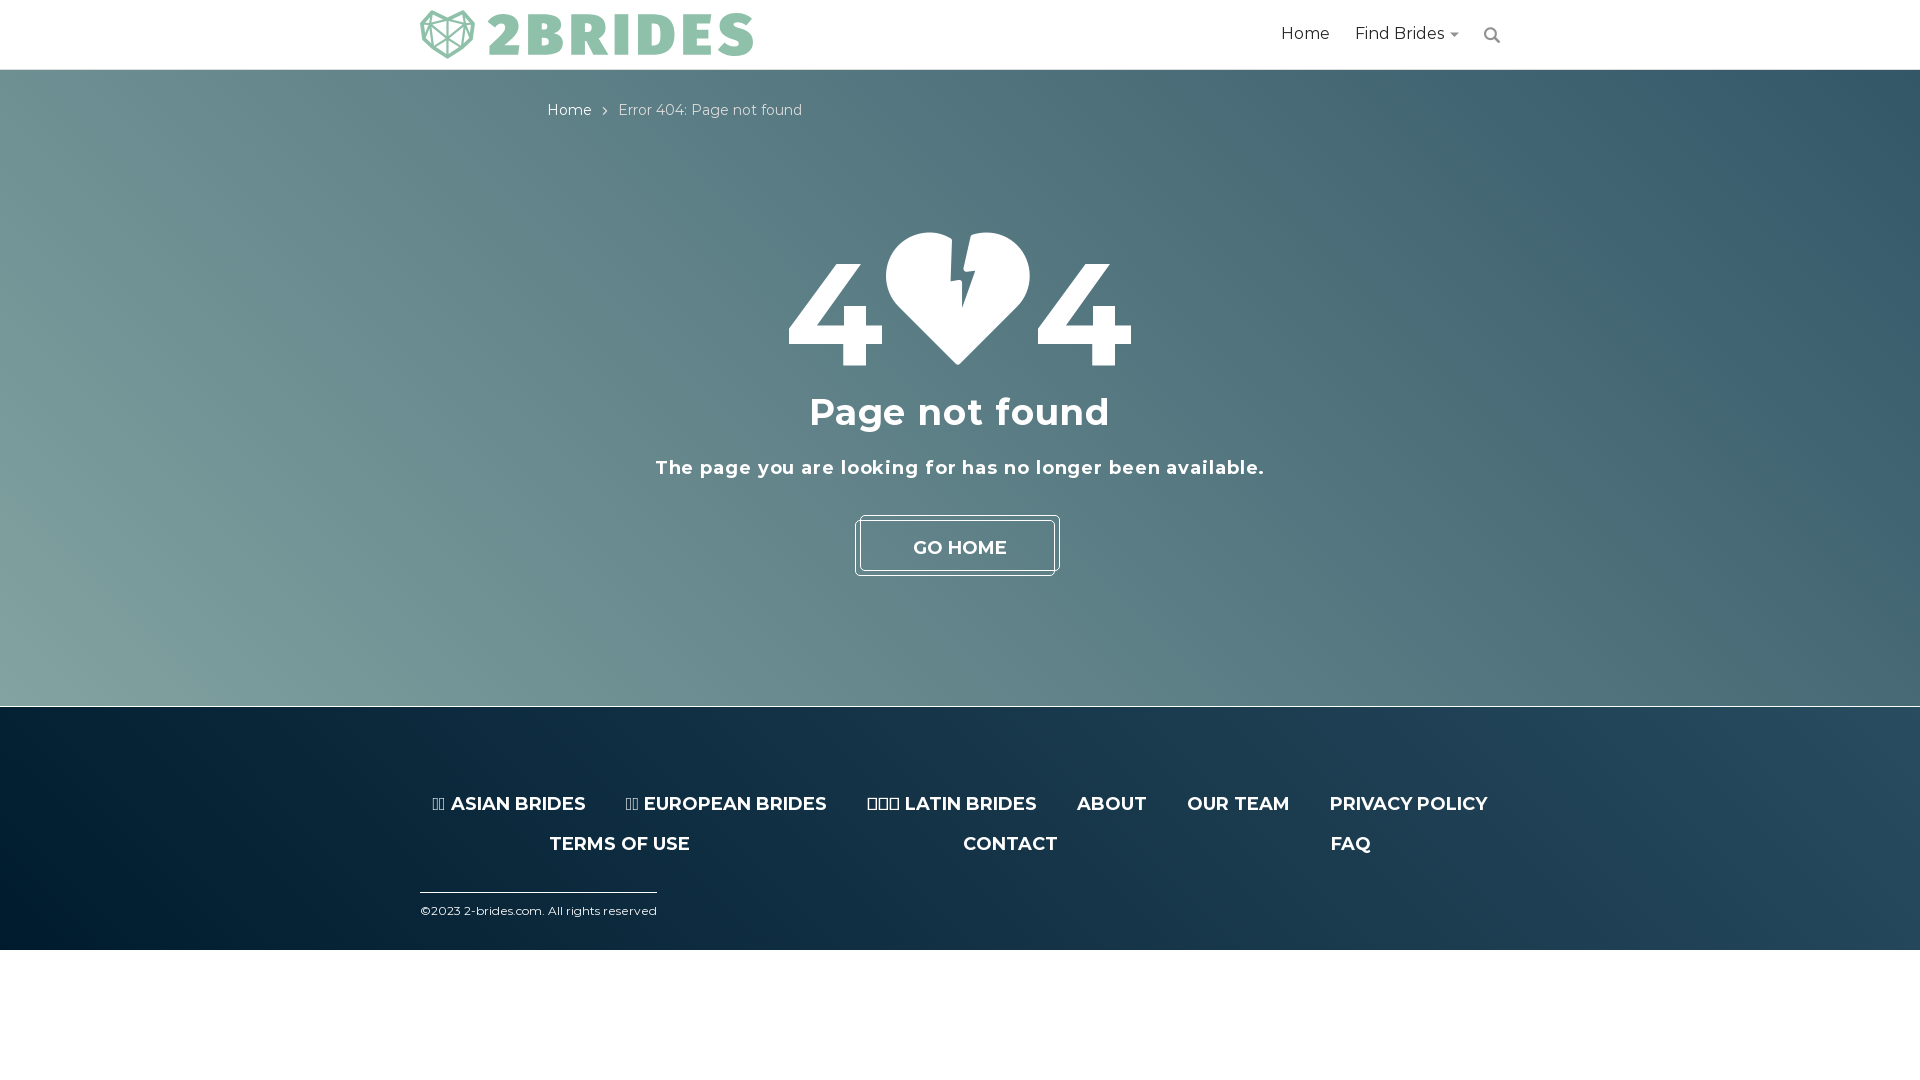 The width and height of the screenshot is (1920, 1080). What do you see at coordinates (618, 844) in the screenshot?
I see `'TERMS OF USE'` at bounding box center [618, 844].